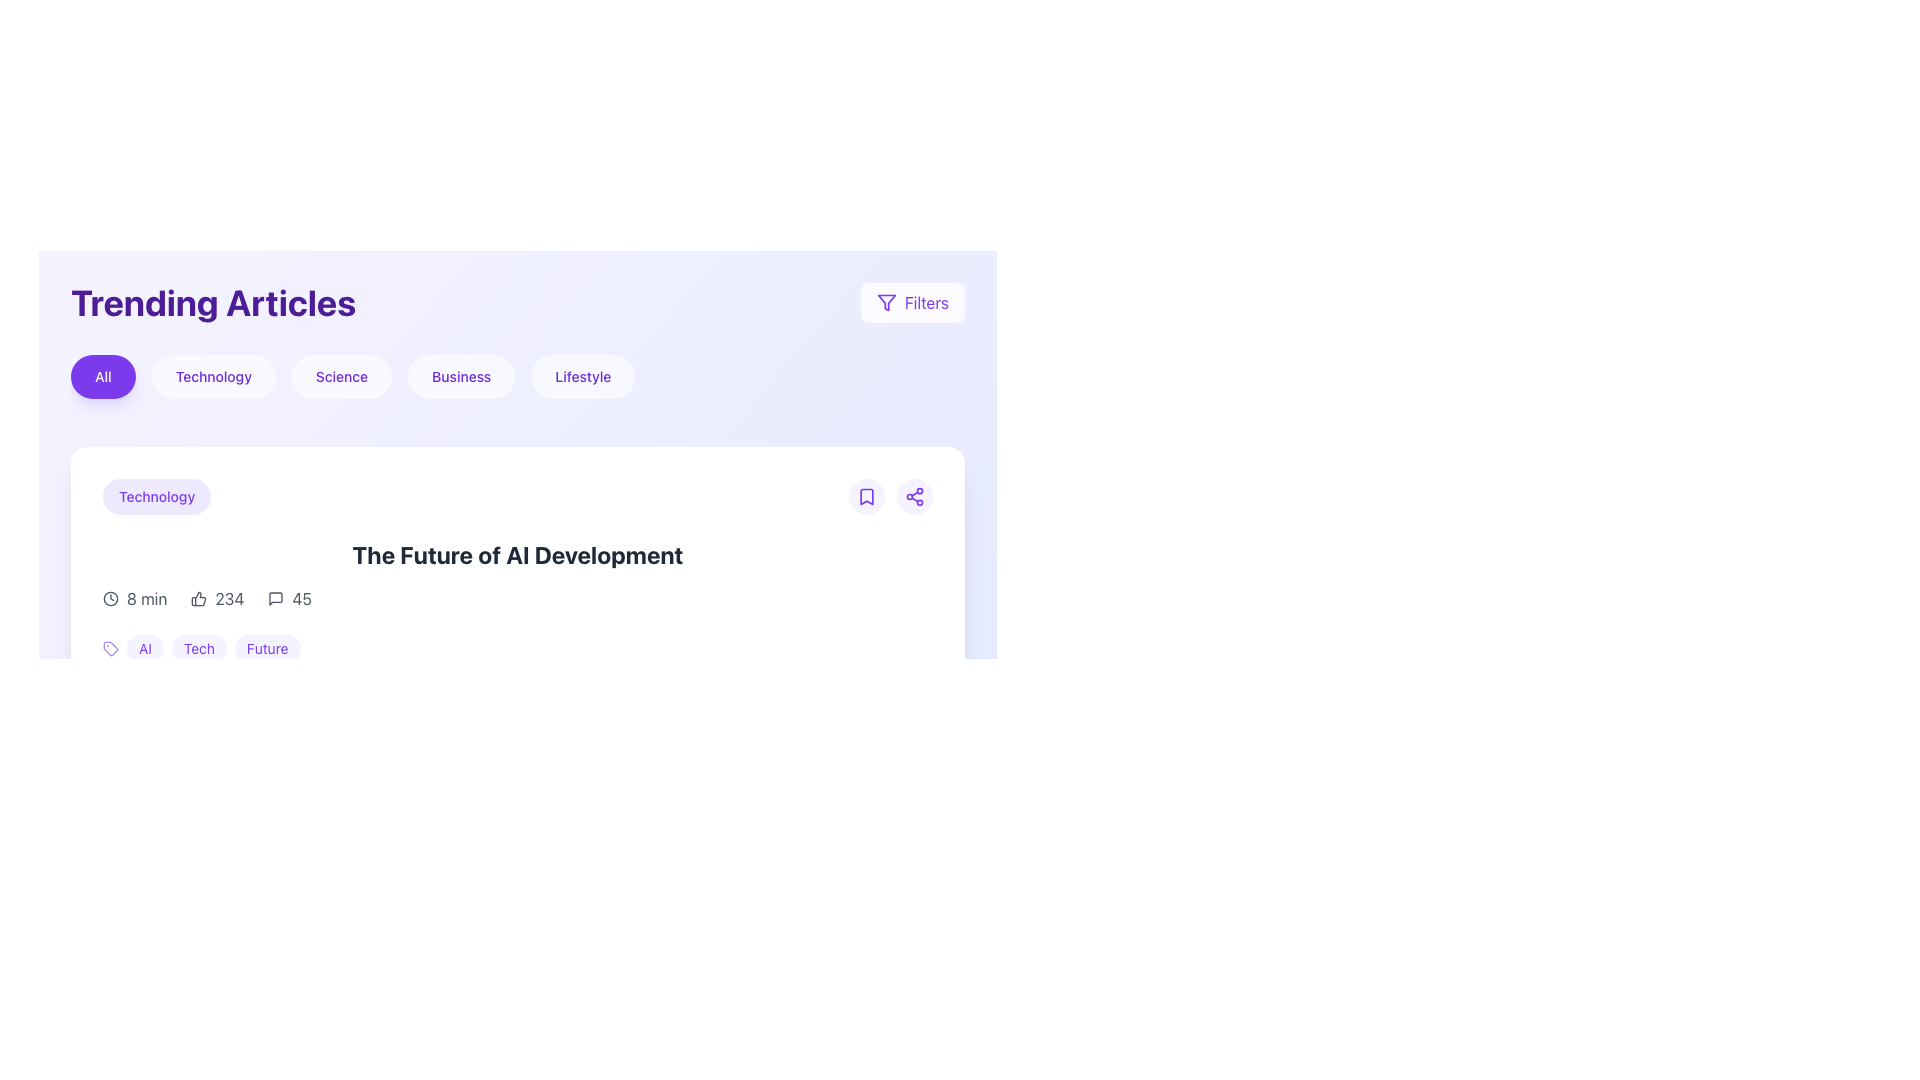 This screenshot has width=1920, height=1080. I want to click on the circular graphical element which is part of the clock icon located at the center of the clock's base, situated in the lower left area of a card displaying an article preview, so click(109, 878).